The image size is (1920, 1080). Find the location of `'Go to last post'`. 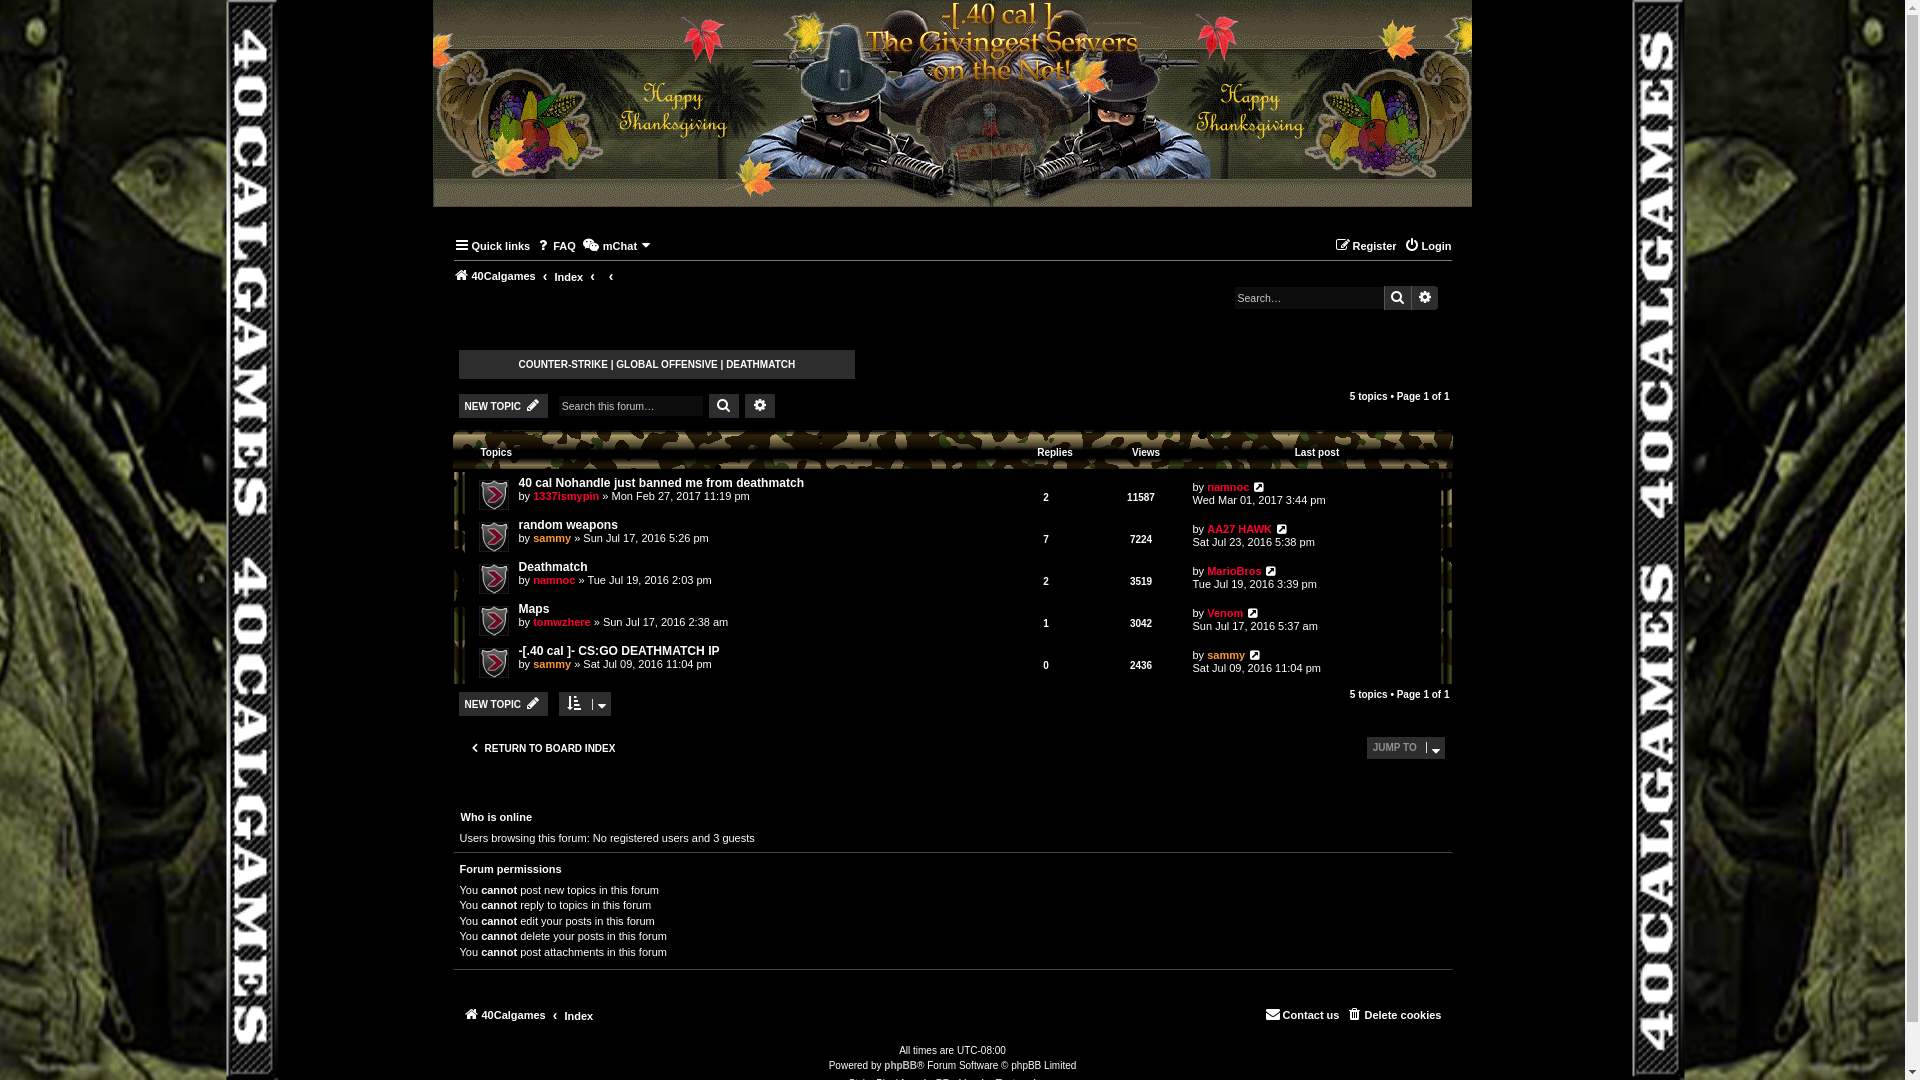

'Go to last post' is located at coordinates (1253, 655).